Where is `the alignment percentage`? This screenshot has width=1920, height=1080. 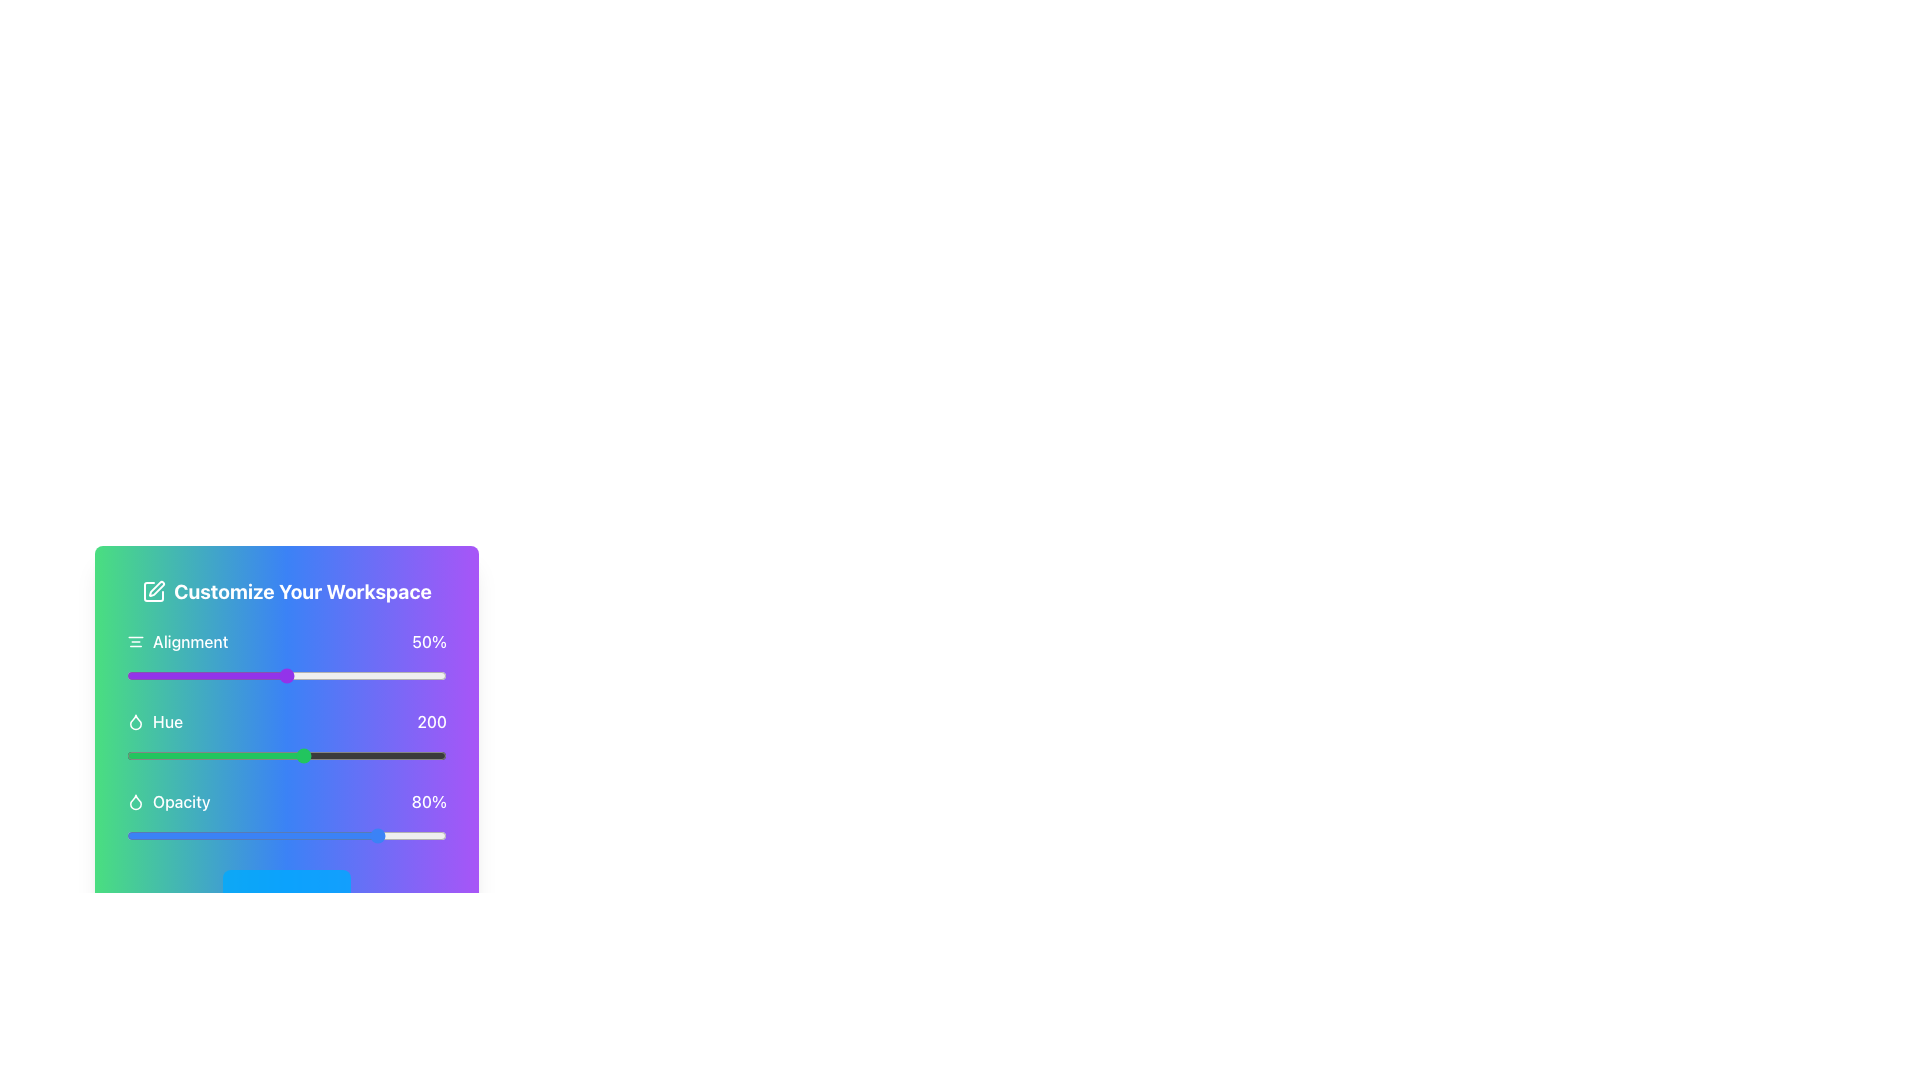
the alignment percentage is located at coordinates (360, 675).